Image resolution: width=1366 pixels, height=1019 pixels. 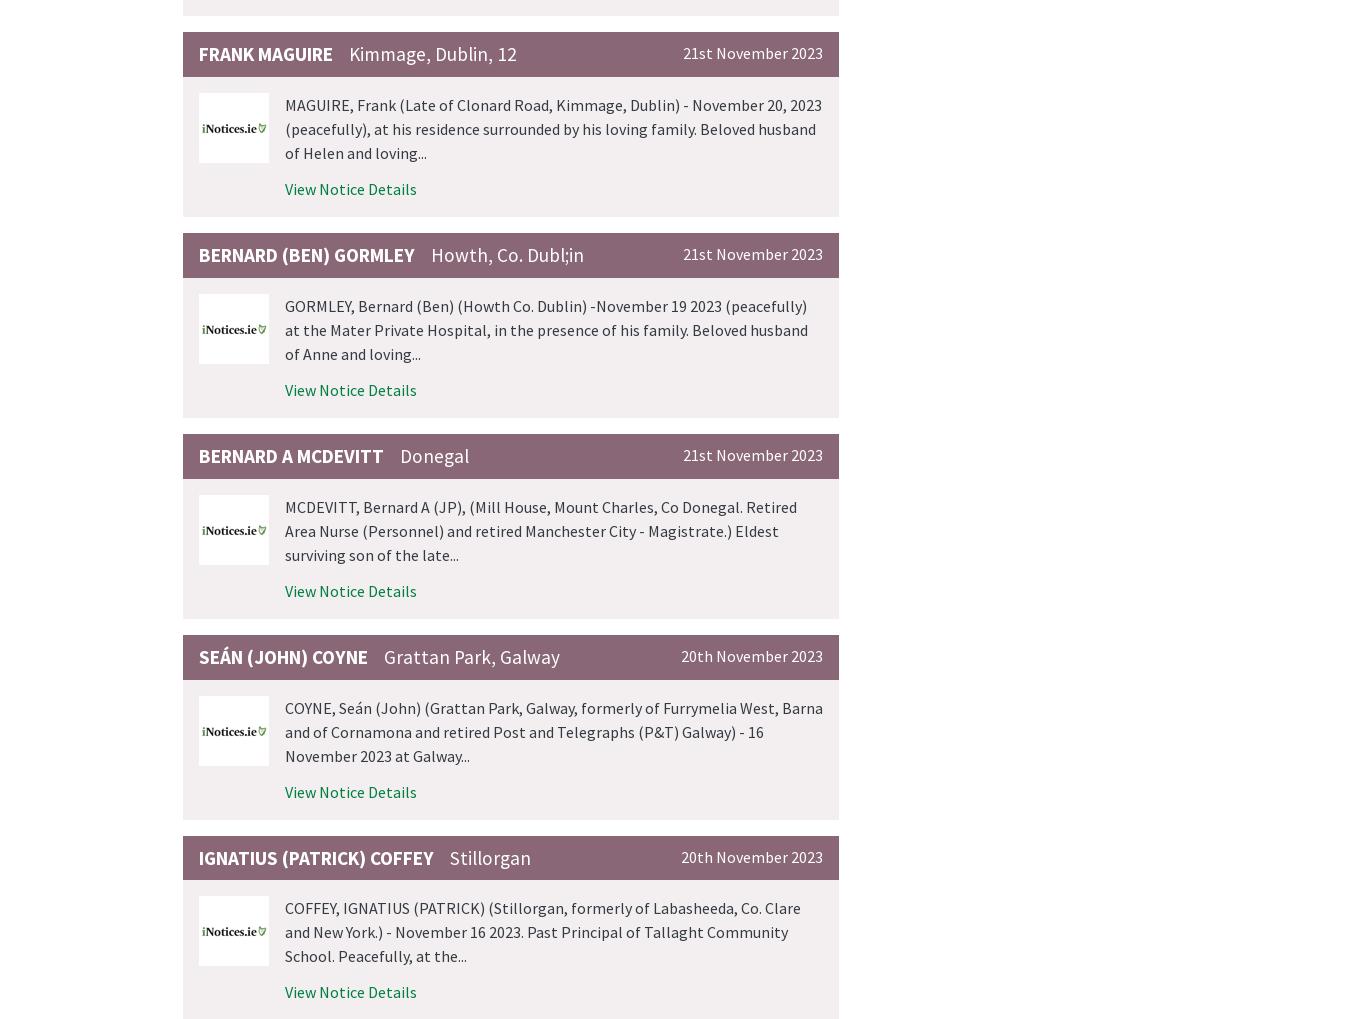 I want to click on 'Grattan Park, Galway', so click(x=471, y=655).